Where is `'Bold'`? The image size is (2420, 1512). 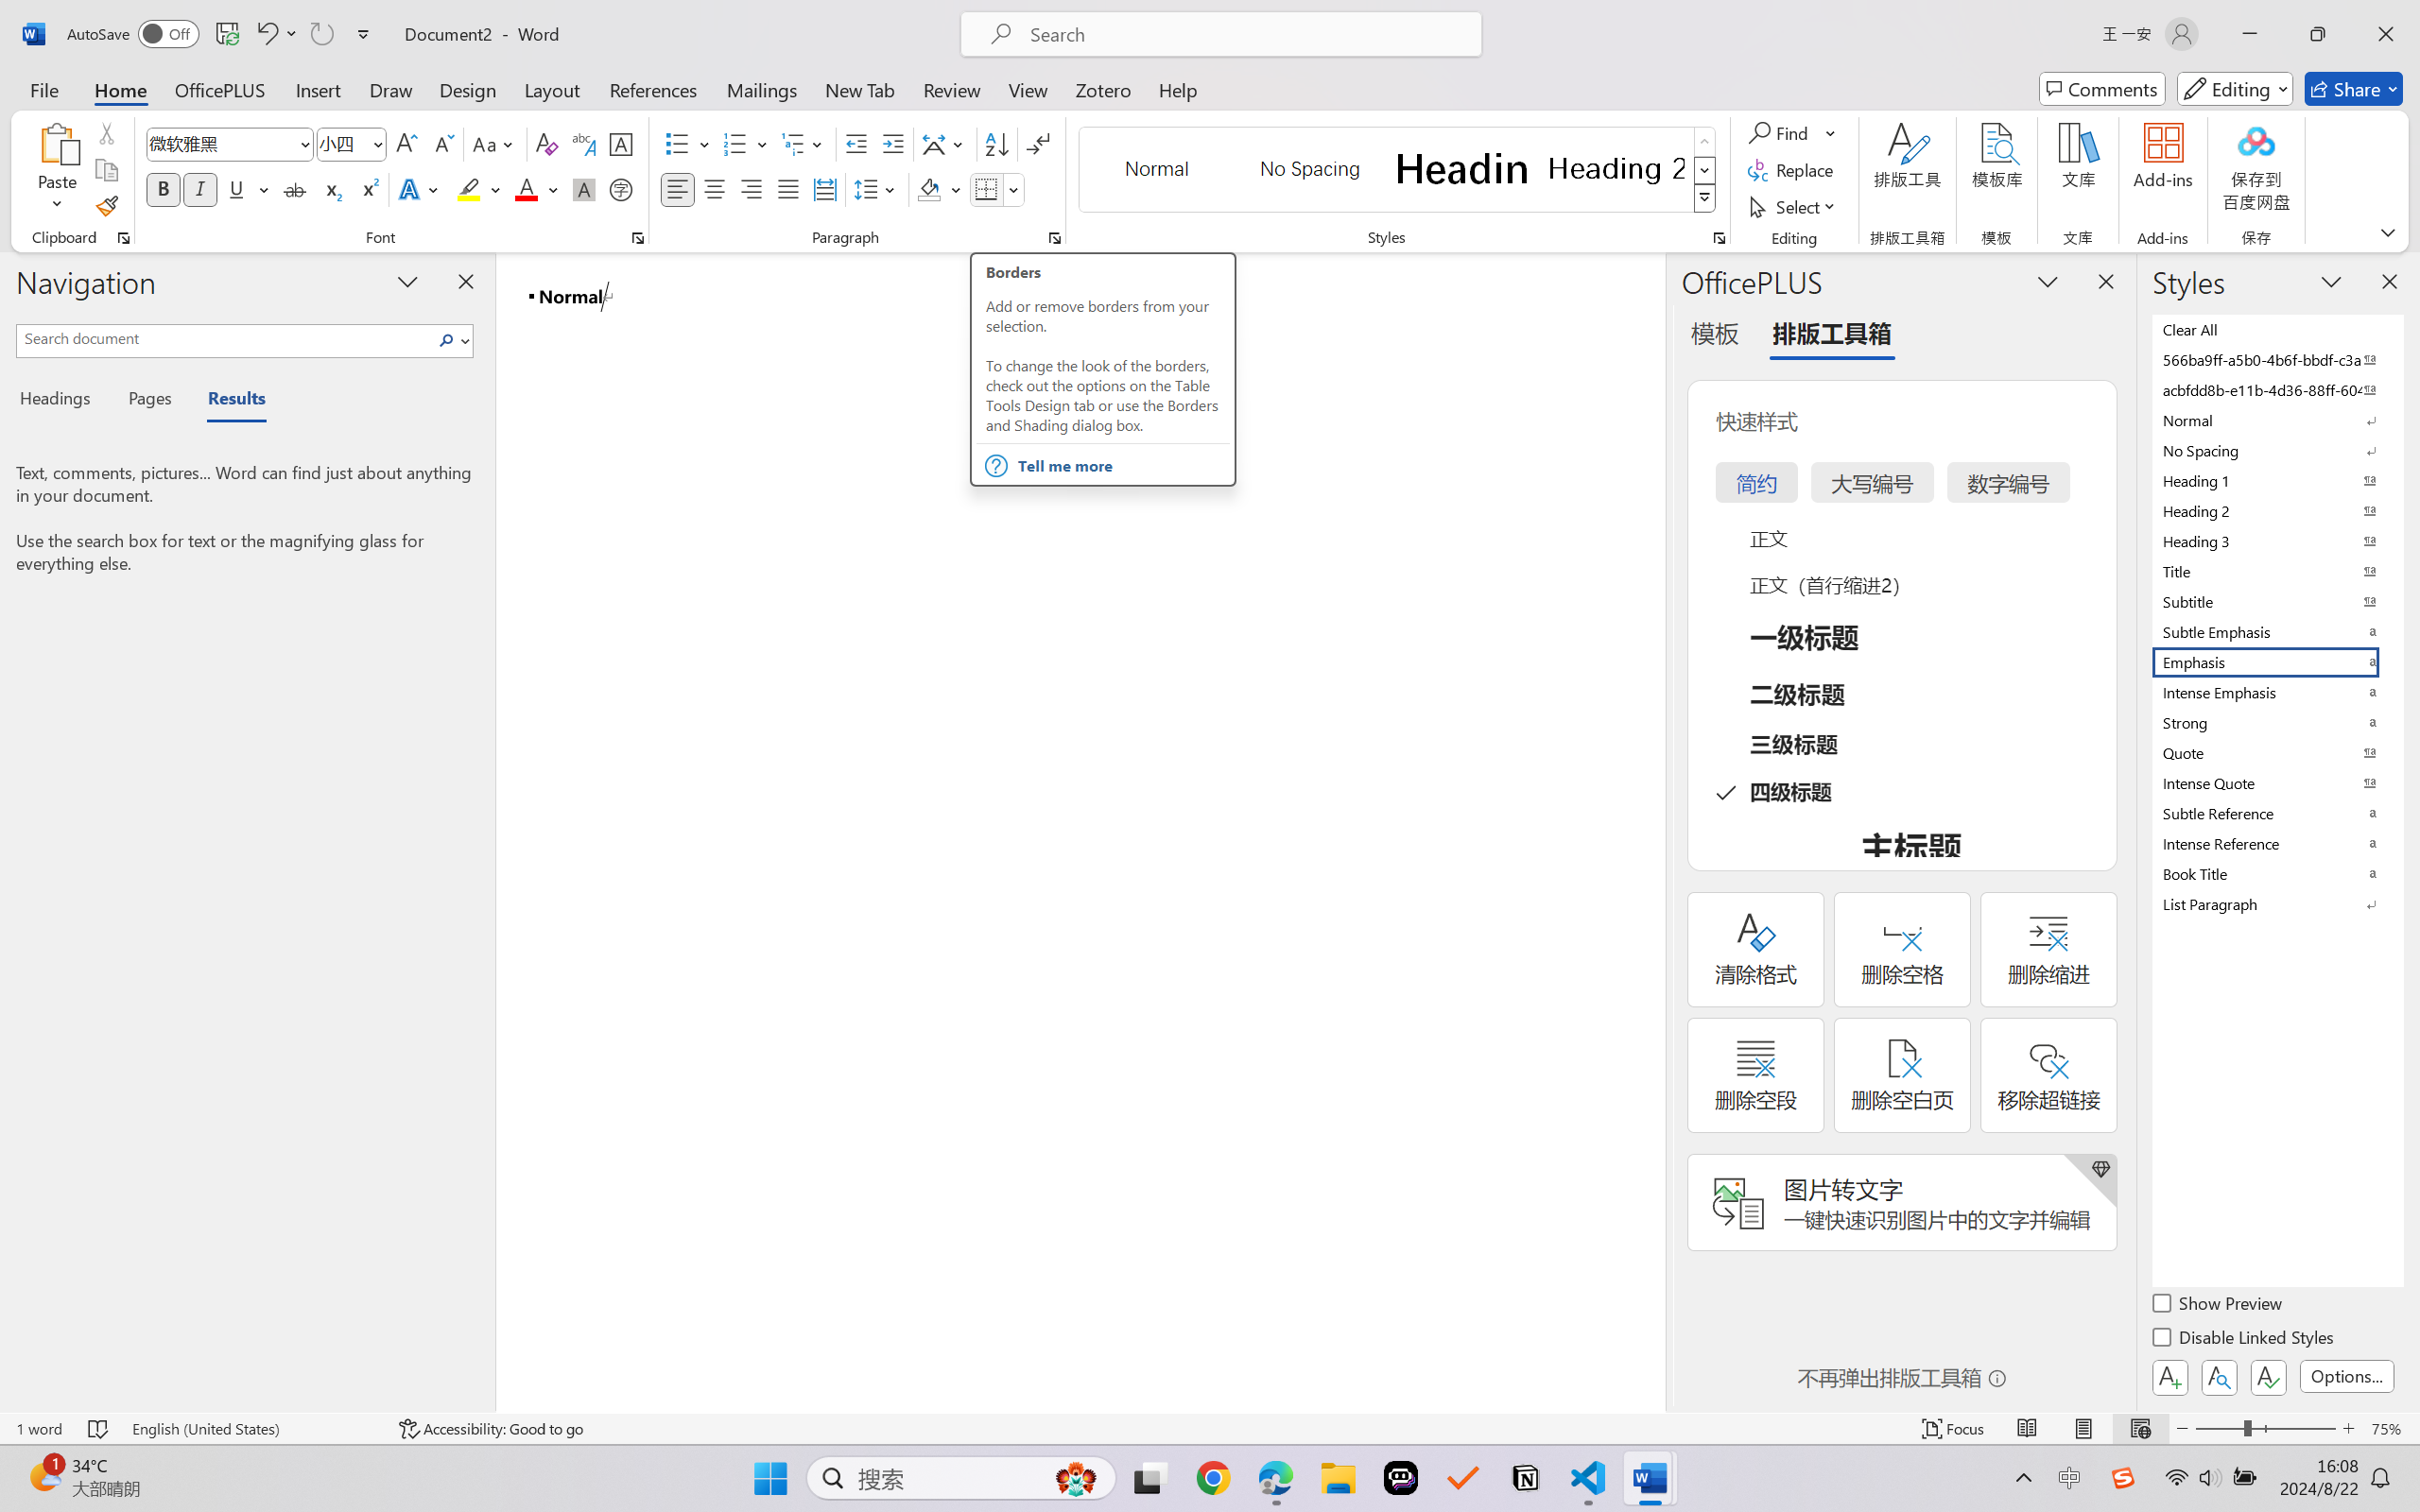 'Bold' is located at coordinates (164, 188).